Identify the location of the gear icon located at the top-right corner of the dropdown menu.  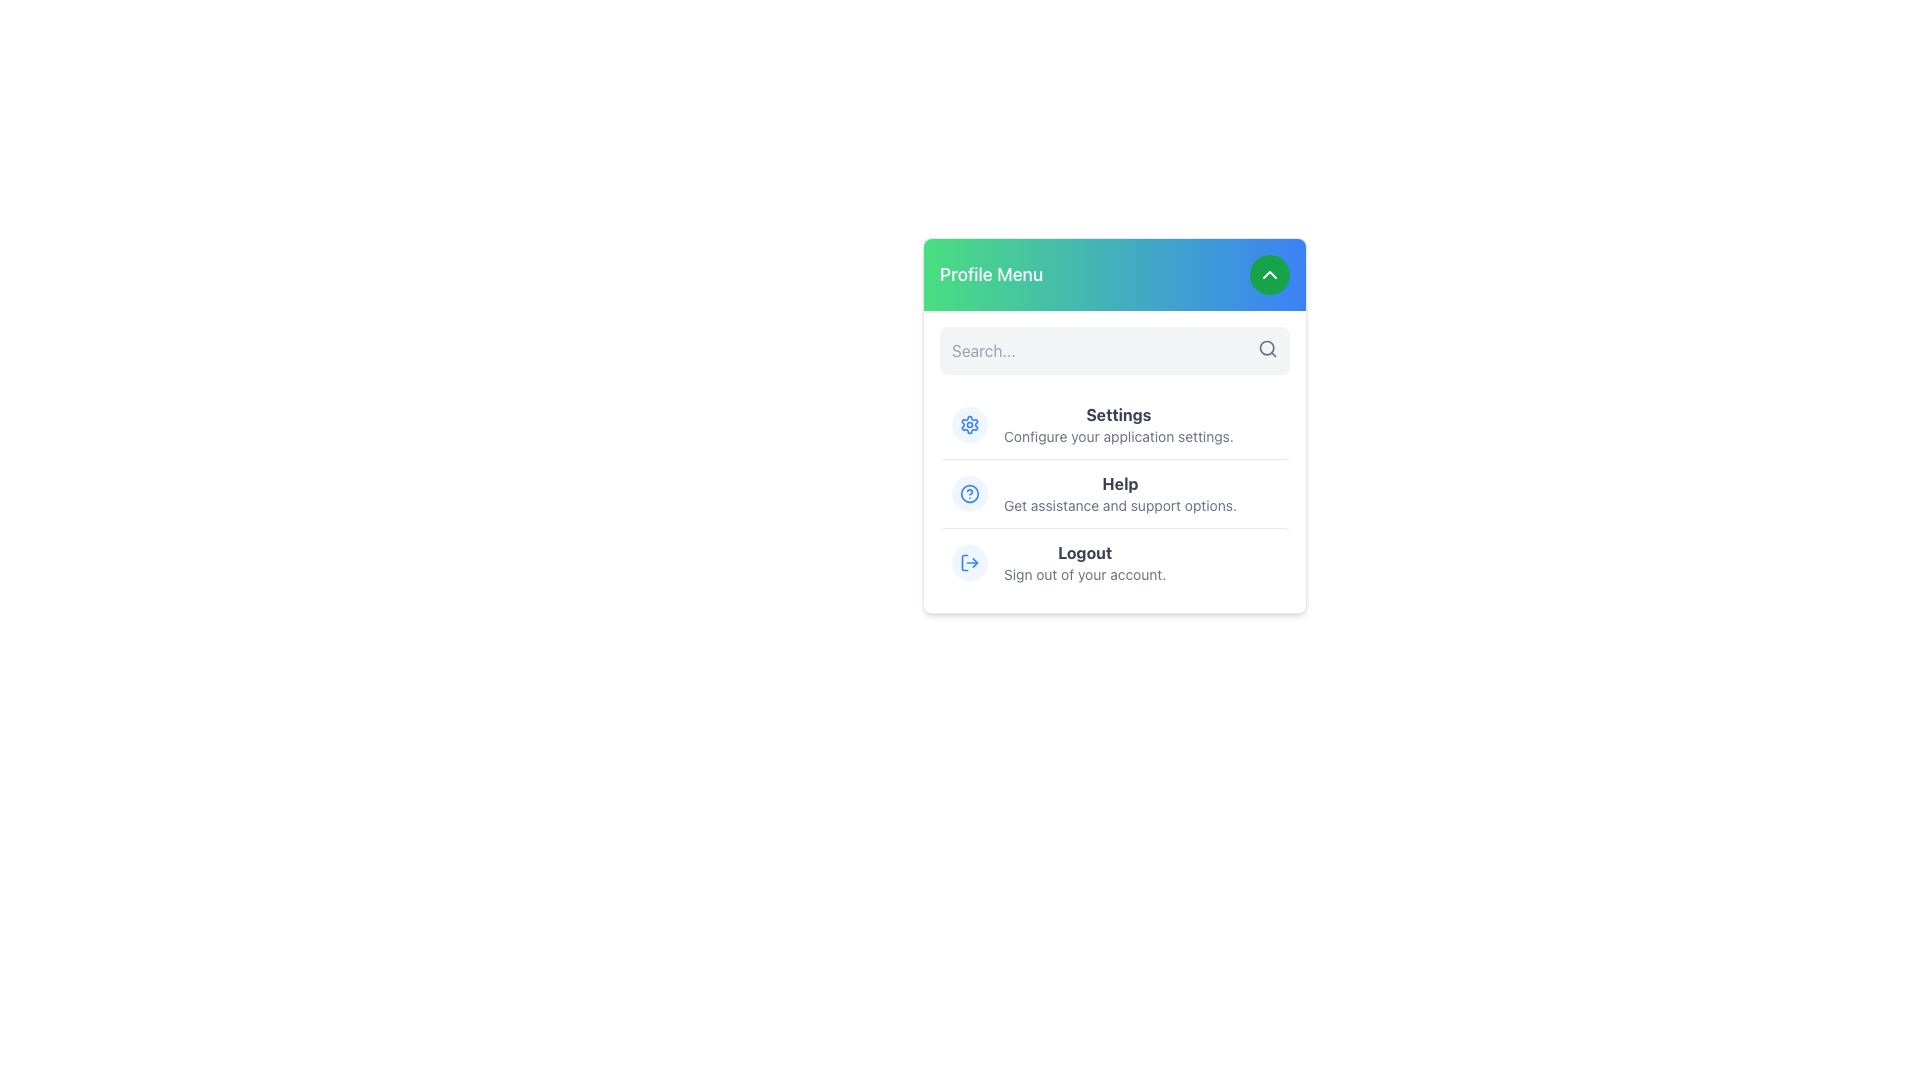
(969, 423).